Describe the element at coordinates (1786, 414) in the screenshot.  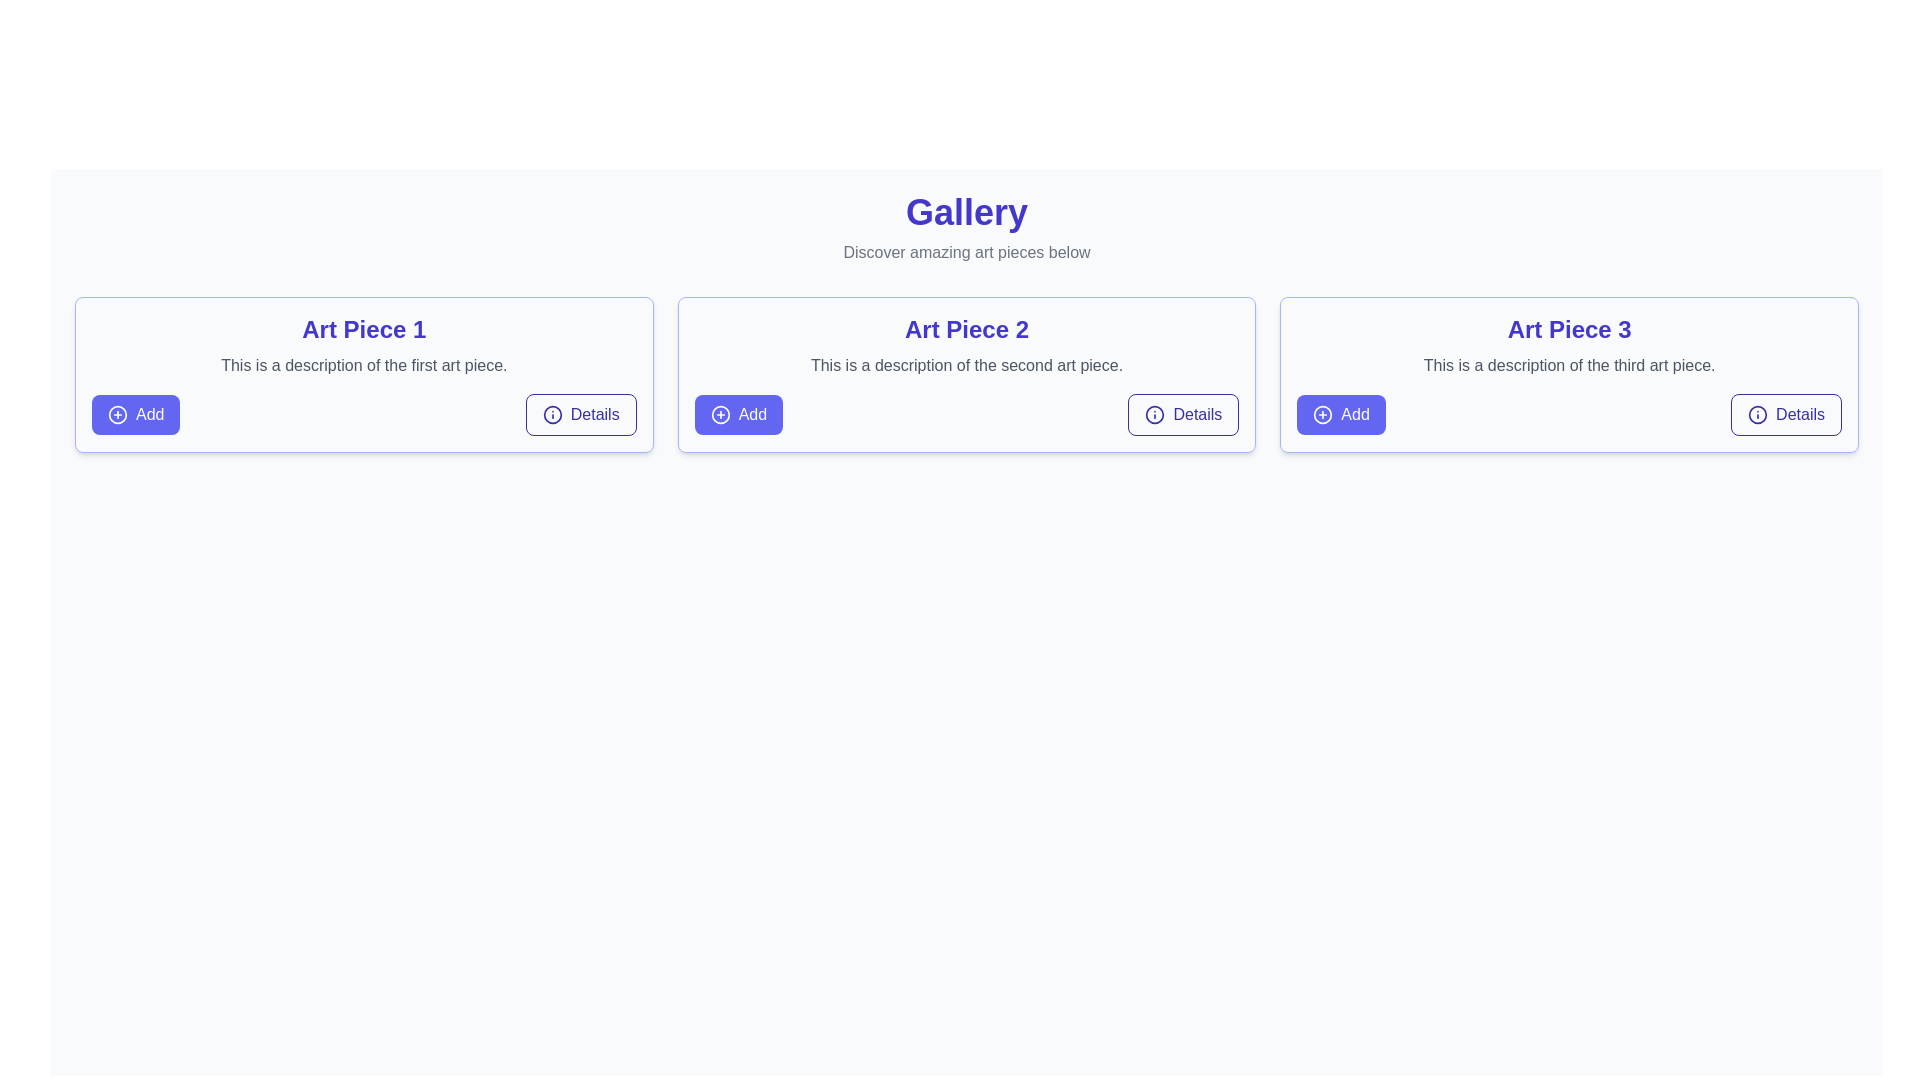
I see `the button located at the bottom right of the third card in the 'Gallery' section` at that location.